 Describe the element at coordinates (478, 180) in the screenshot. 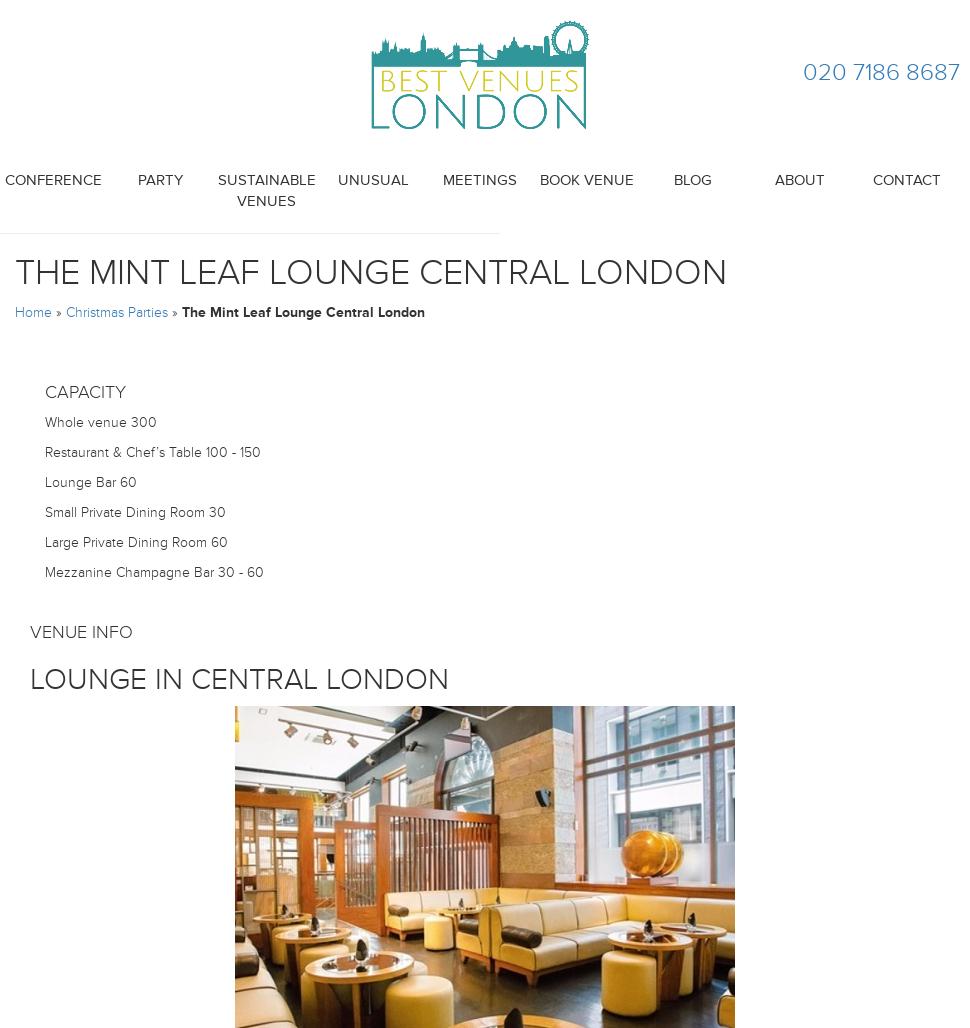

I see `'Meetings'` at that location.